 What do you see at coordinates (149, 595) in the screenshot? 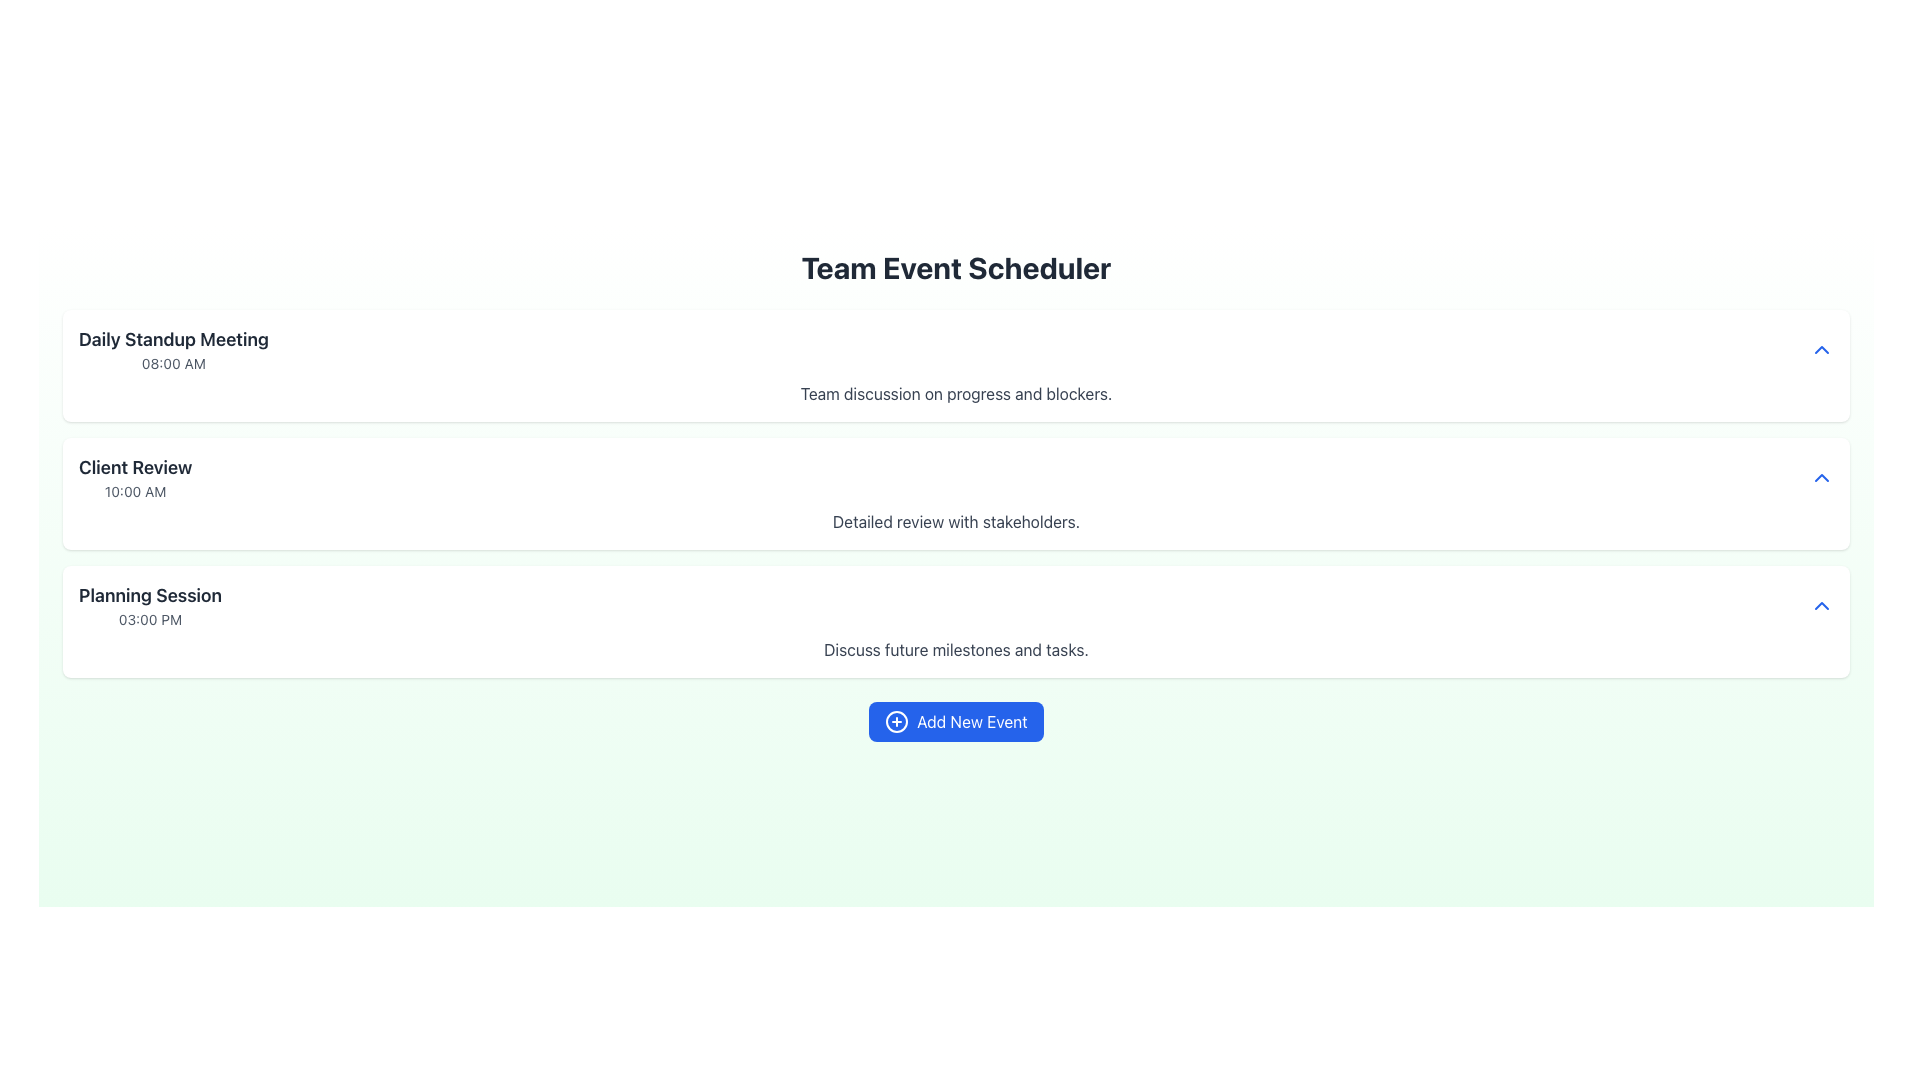
I see `the text label that summarizes the event's purpose, located in the scheduling interface directly below 'Client Review' and associated with the time '03:00 PM'` at bounding box center [149, 595].